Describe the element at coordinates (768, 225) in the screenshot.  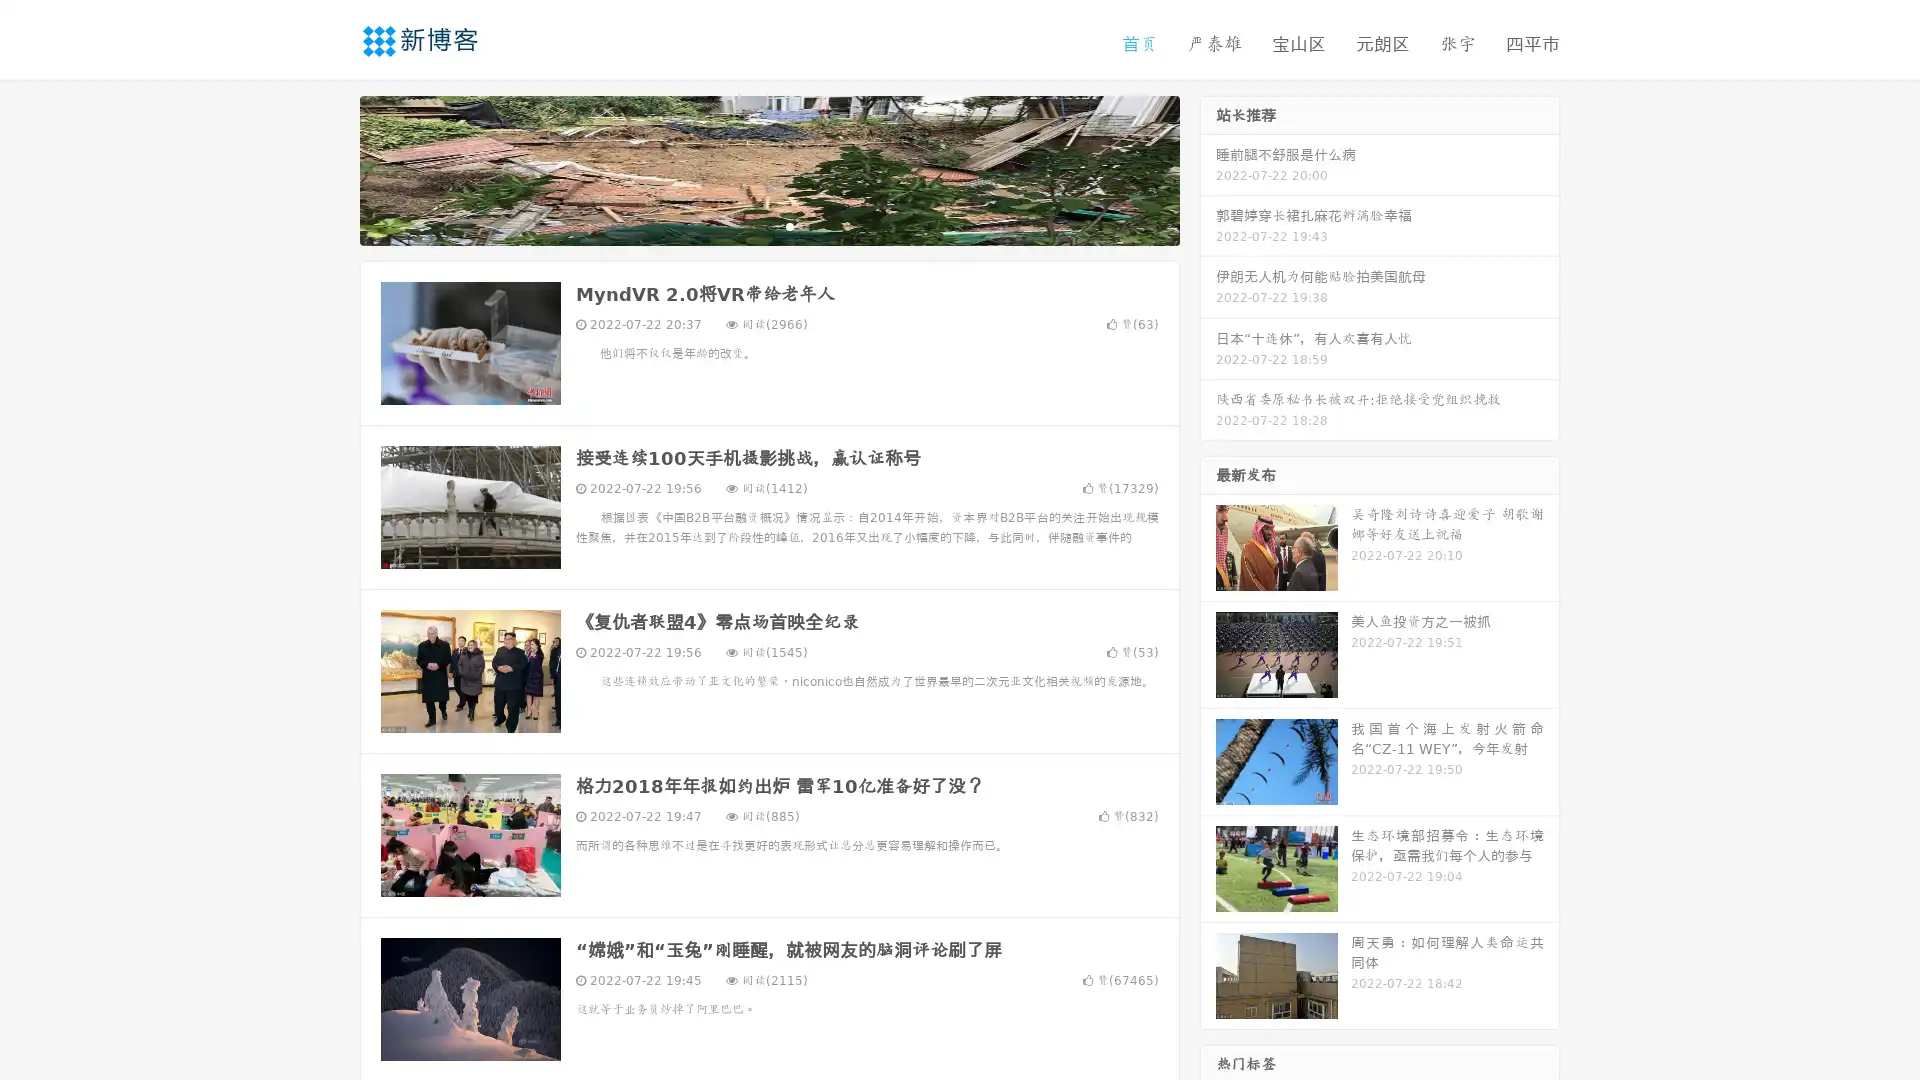
I see `Go to slide 2` at that location.